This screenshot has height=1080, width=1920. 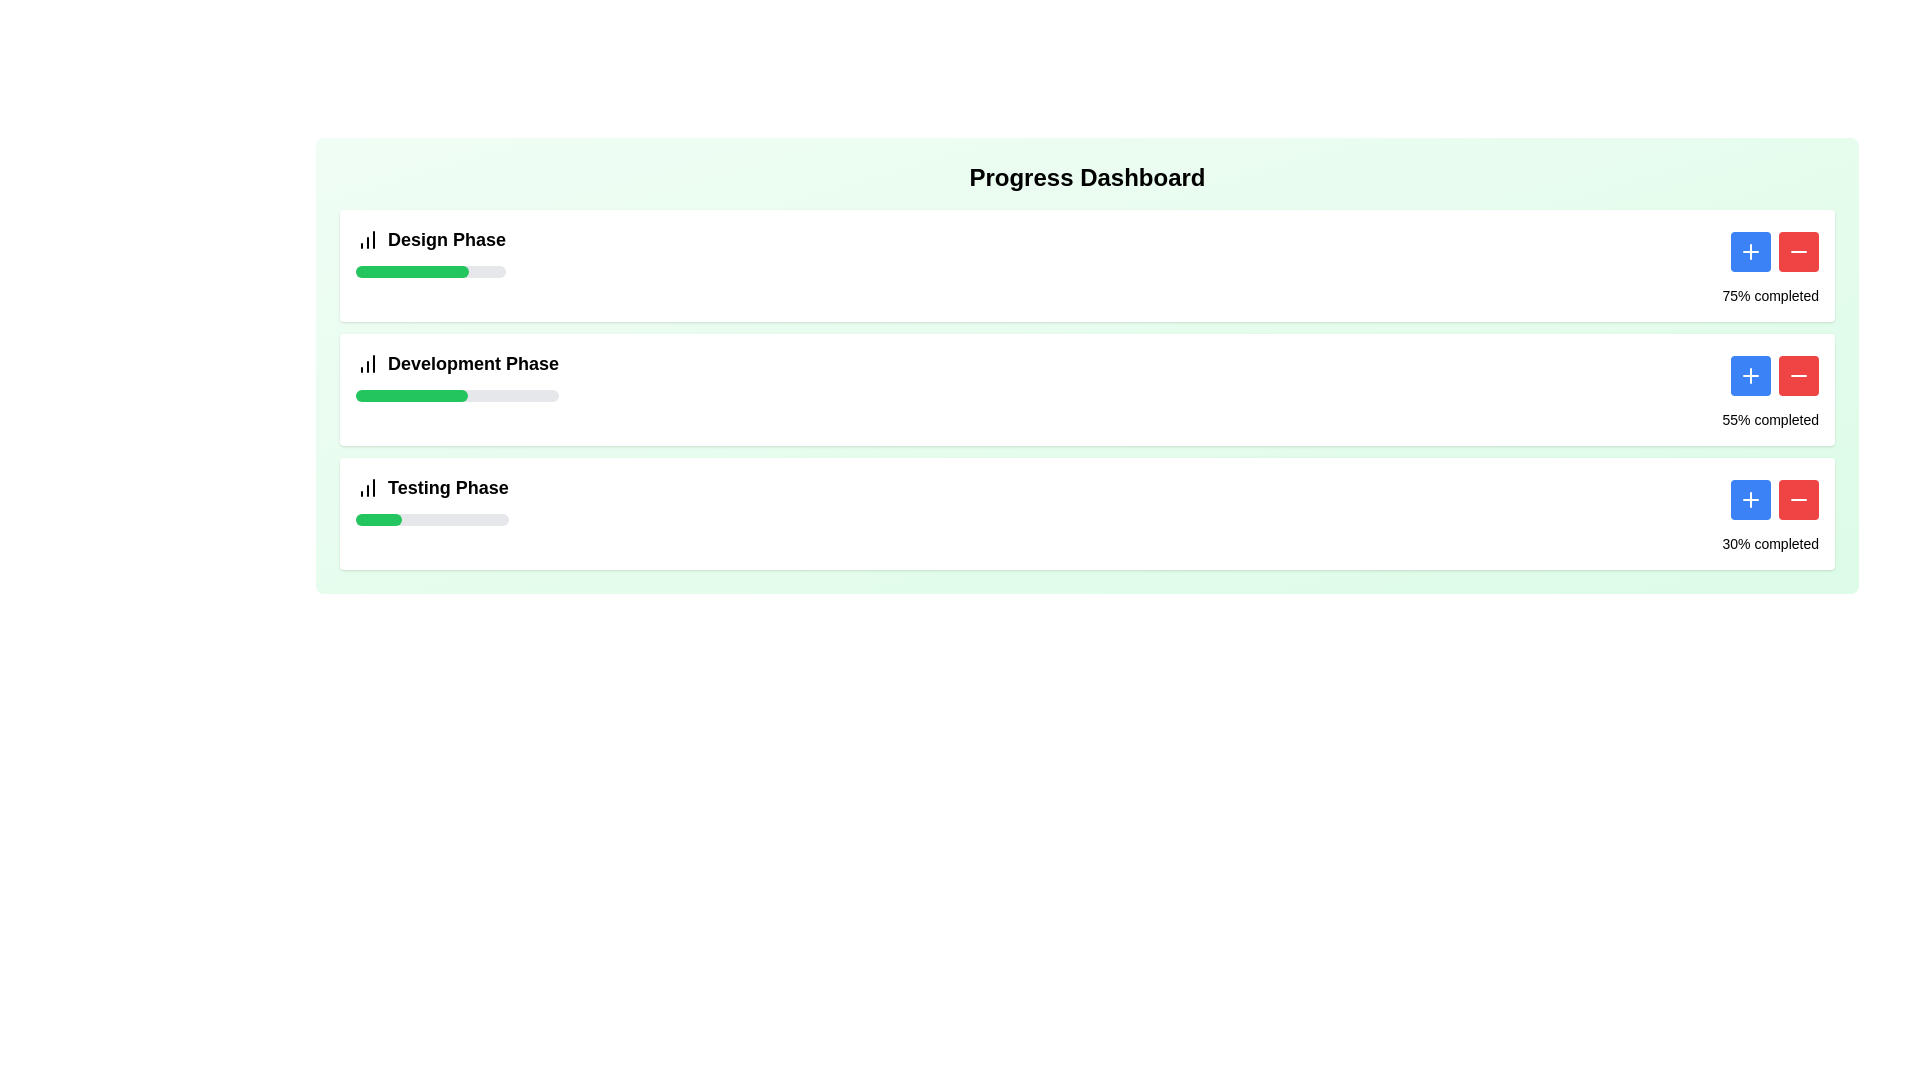 I want to click on the blue button with a white plus symbol located in the top-right quadrant of the 'Design Phase' progress card, so click(x=1750, y=250).